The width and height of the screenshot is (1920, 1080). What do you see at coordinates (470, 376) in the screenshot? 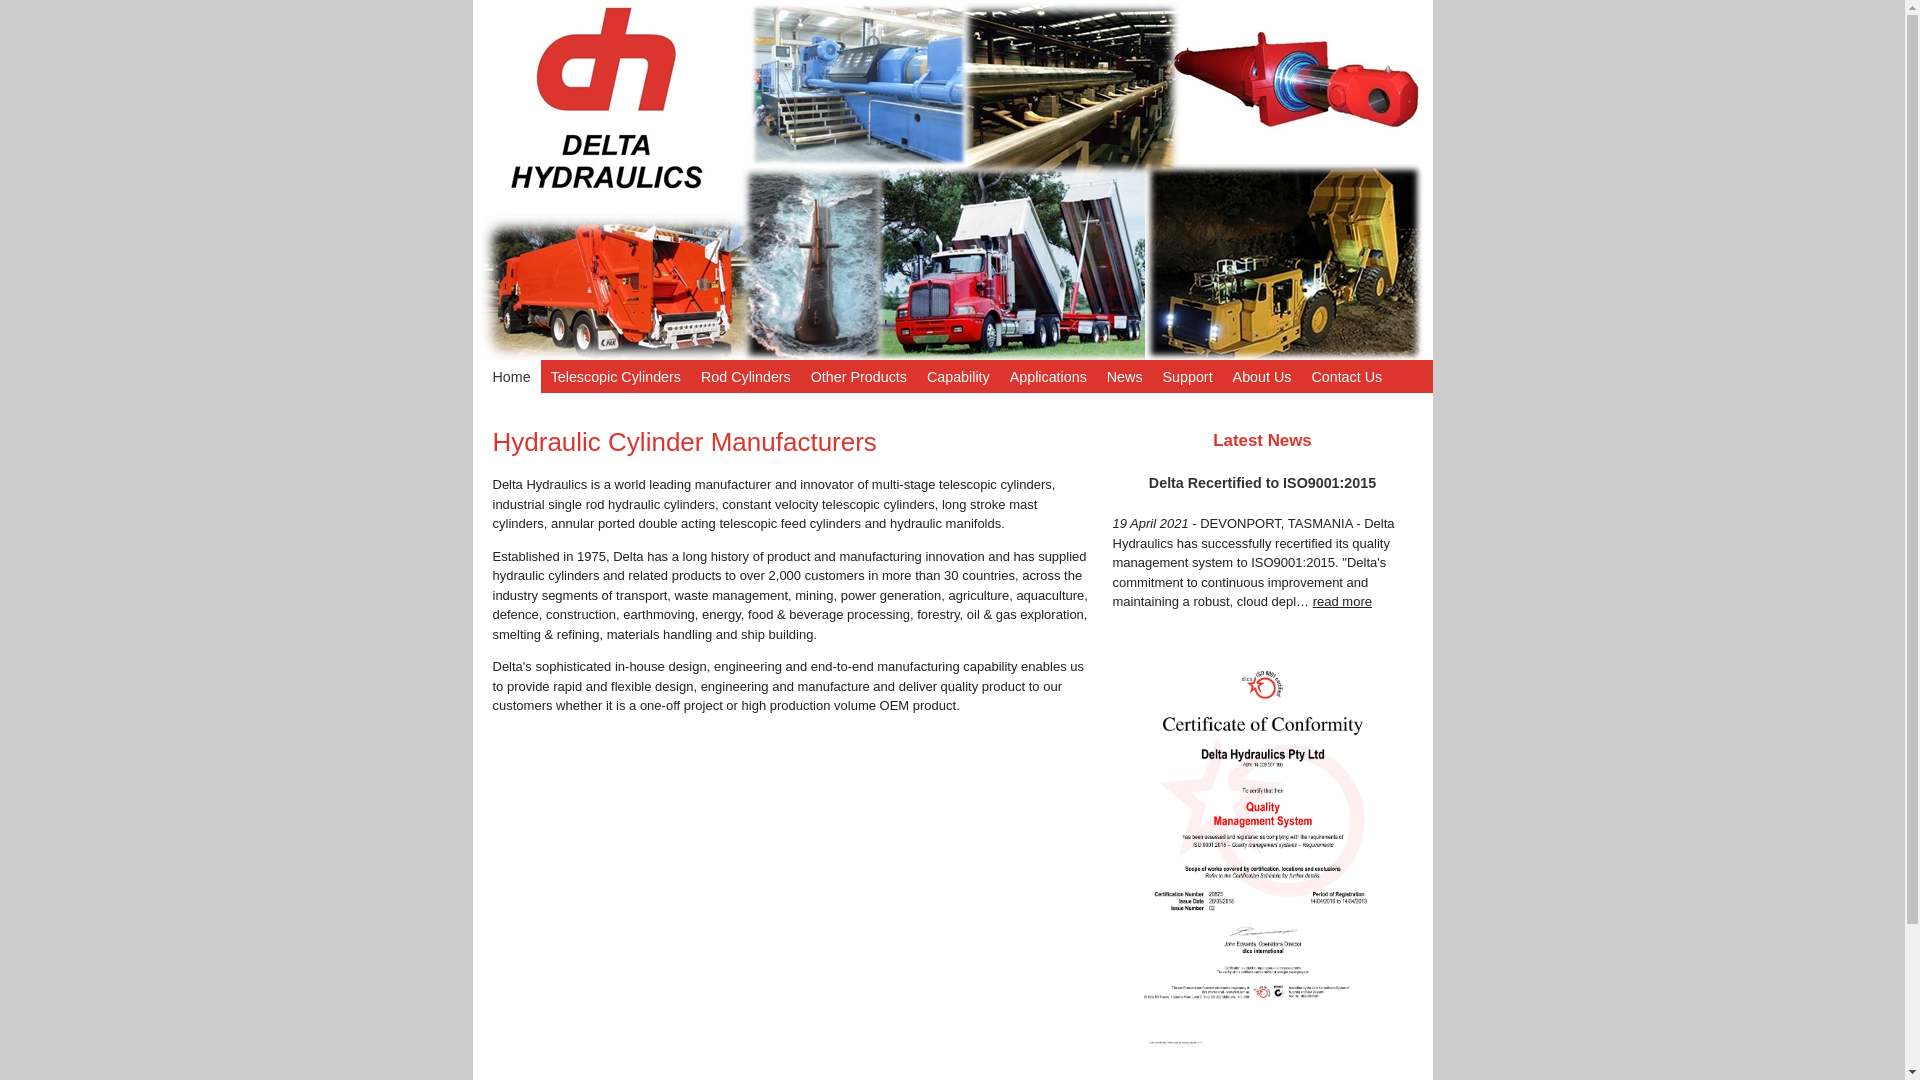
I see `'Home'` at bounding box center [470, 376].